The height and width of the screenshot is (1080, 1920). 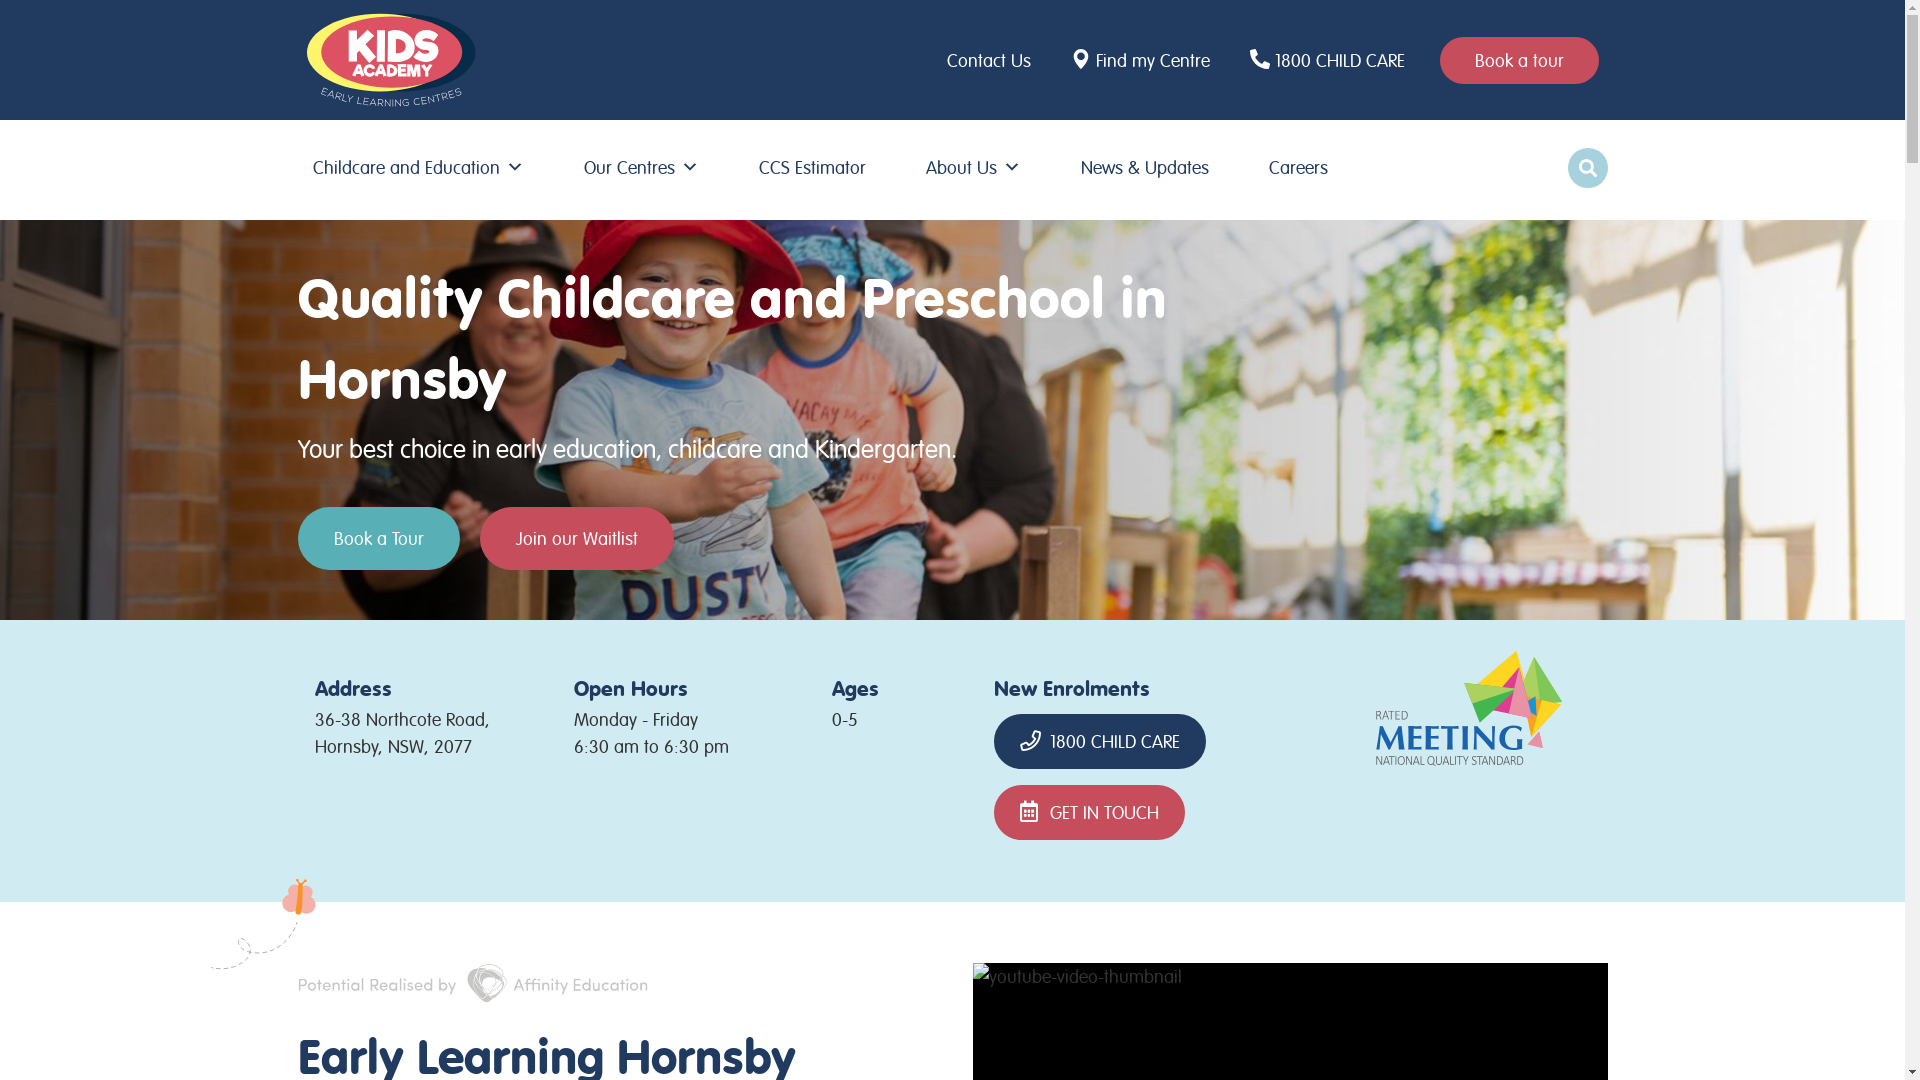 I want to click on '1800 CHILD CARE', so click(x=1243, y=58).